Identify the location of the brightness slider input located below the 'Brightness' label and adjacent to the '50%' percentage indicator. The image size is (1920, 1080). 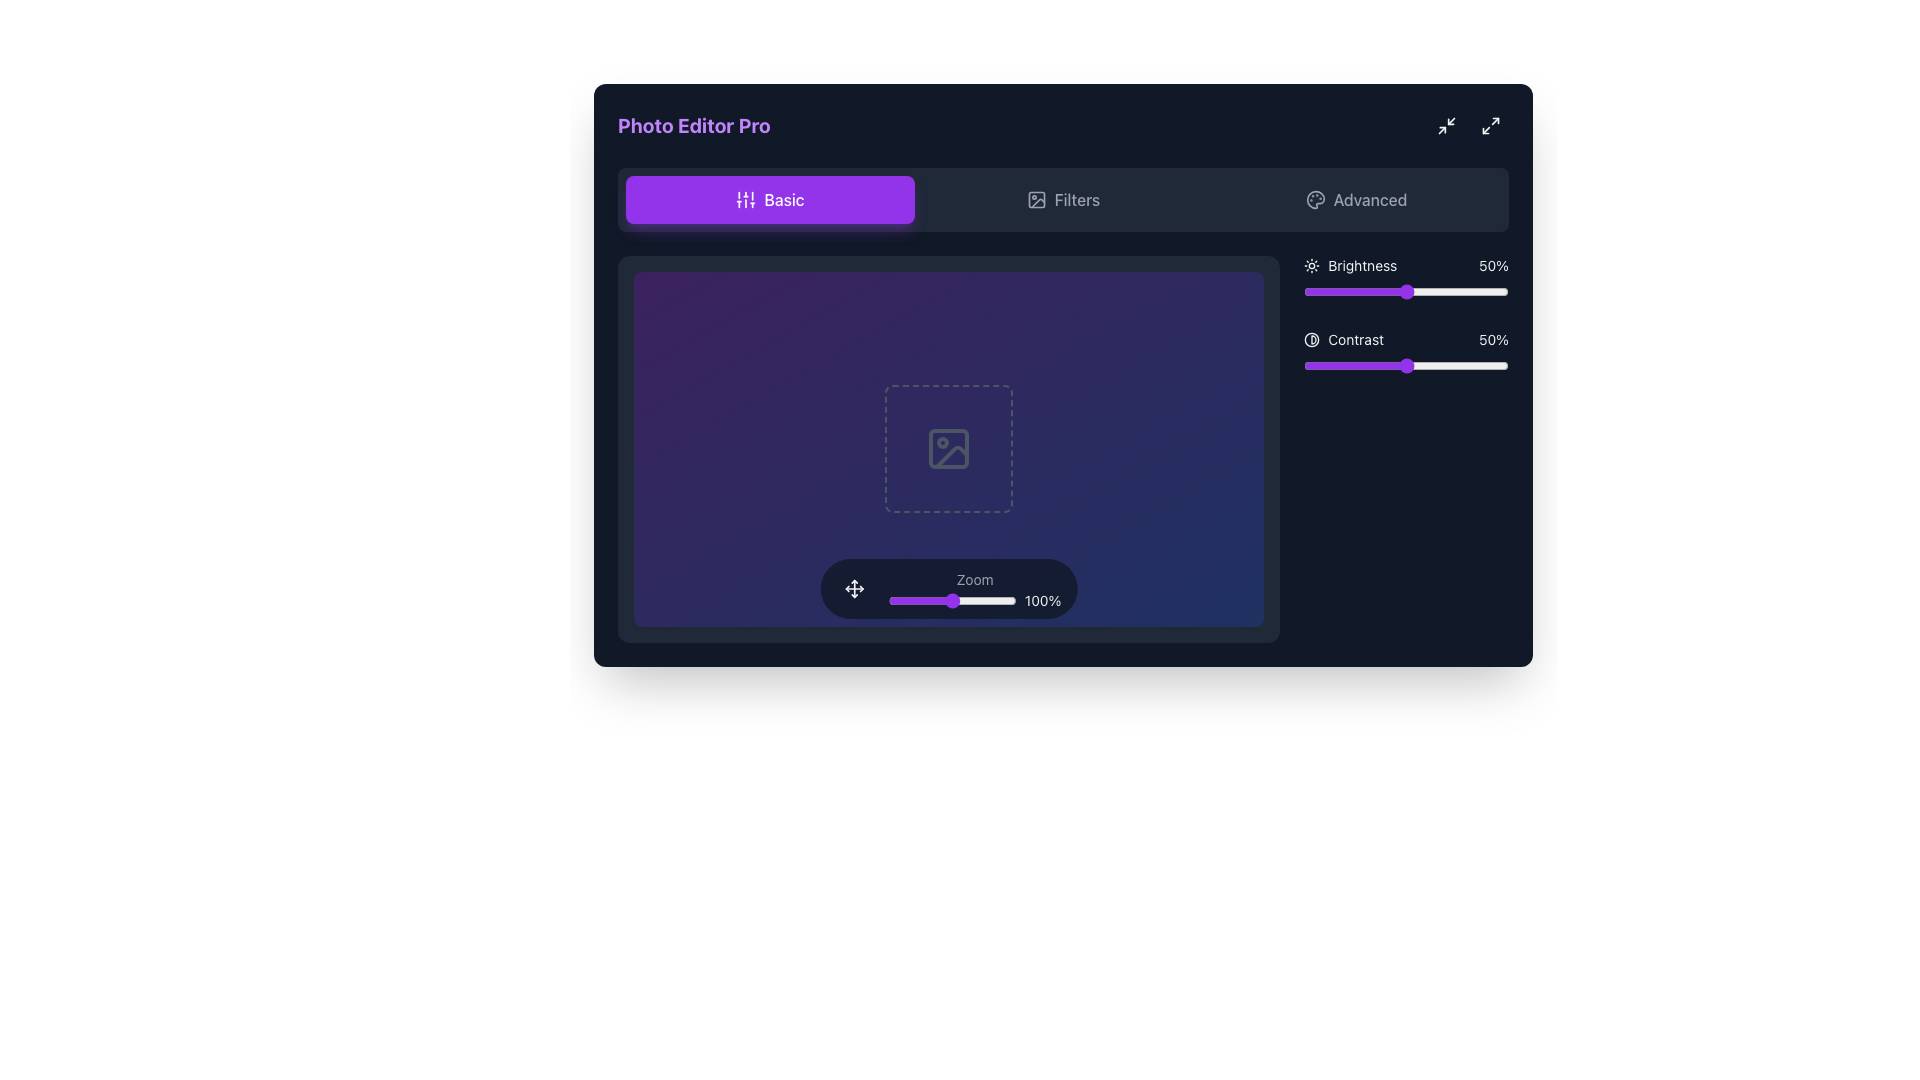
(1405, 292).